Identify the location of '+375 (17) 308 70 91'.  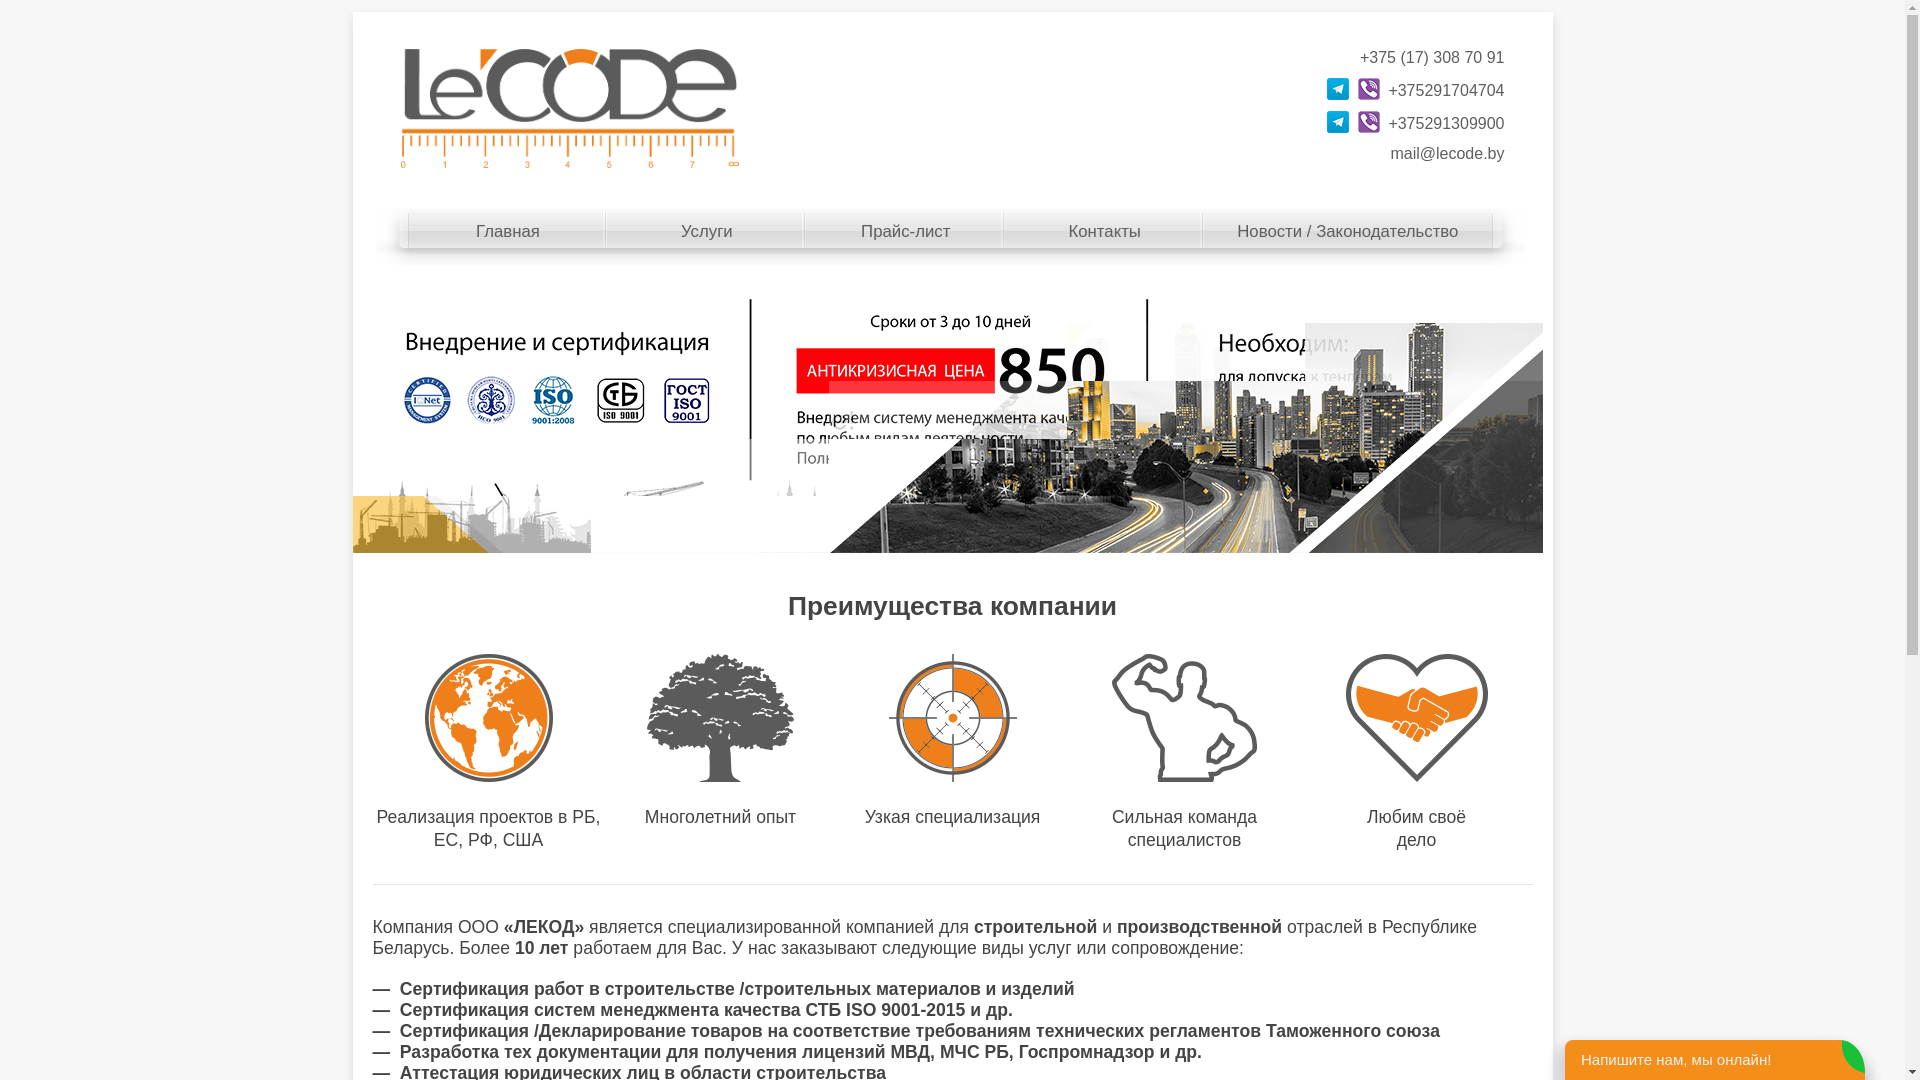
(1431, 56).